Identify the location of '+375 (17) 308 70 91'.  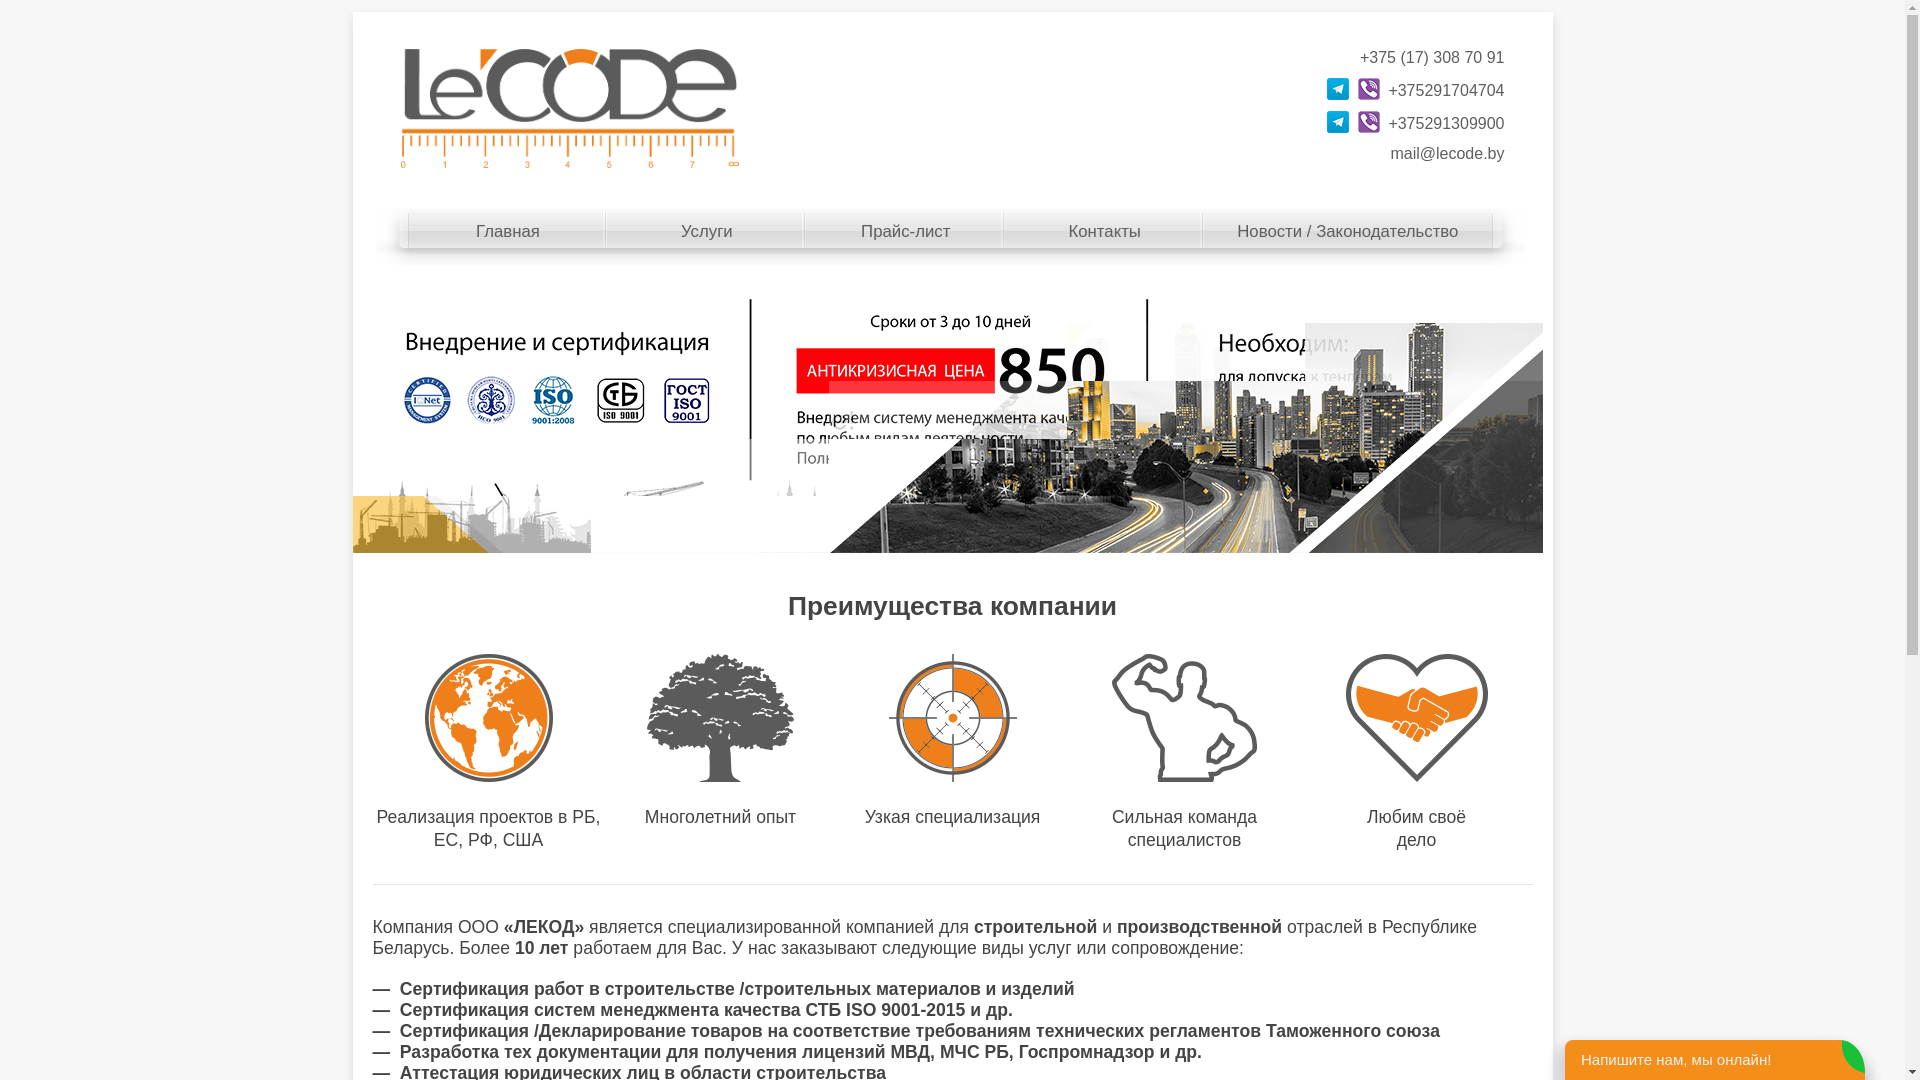
(1431, 56).